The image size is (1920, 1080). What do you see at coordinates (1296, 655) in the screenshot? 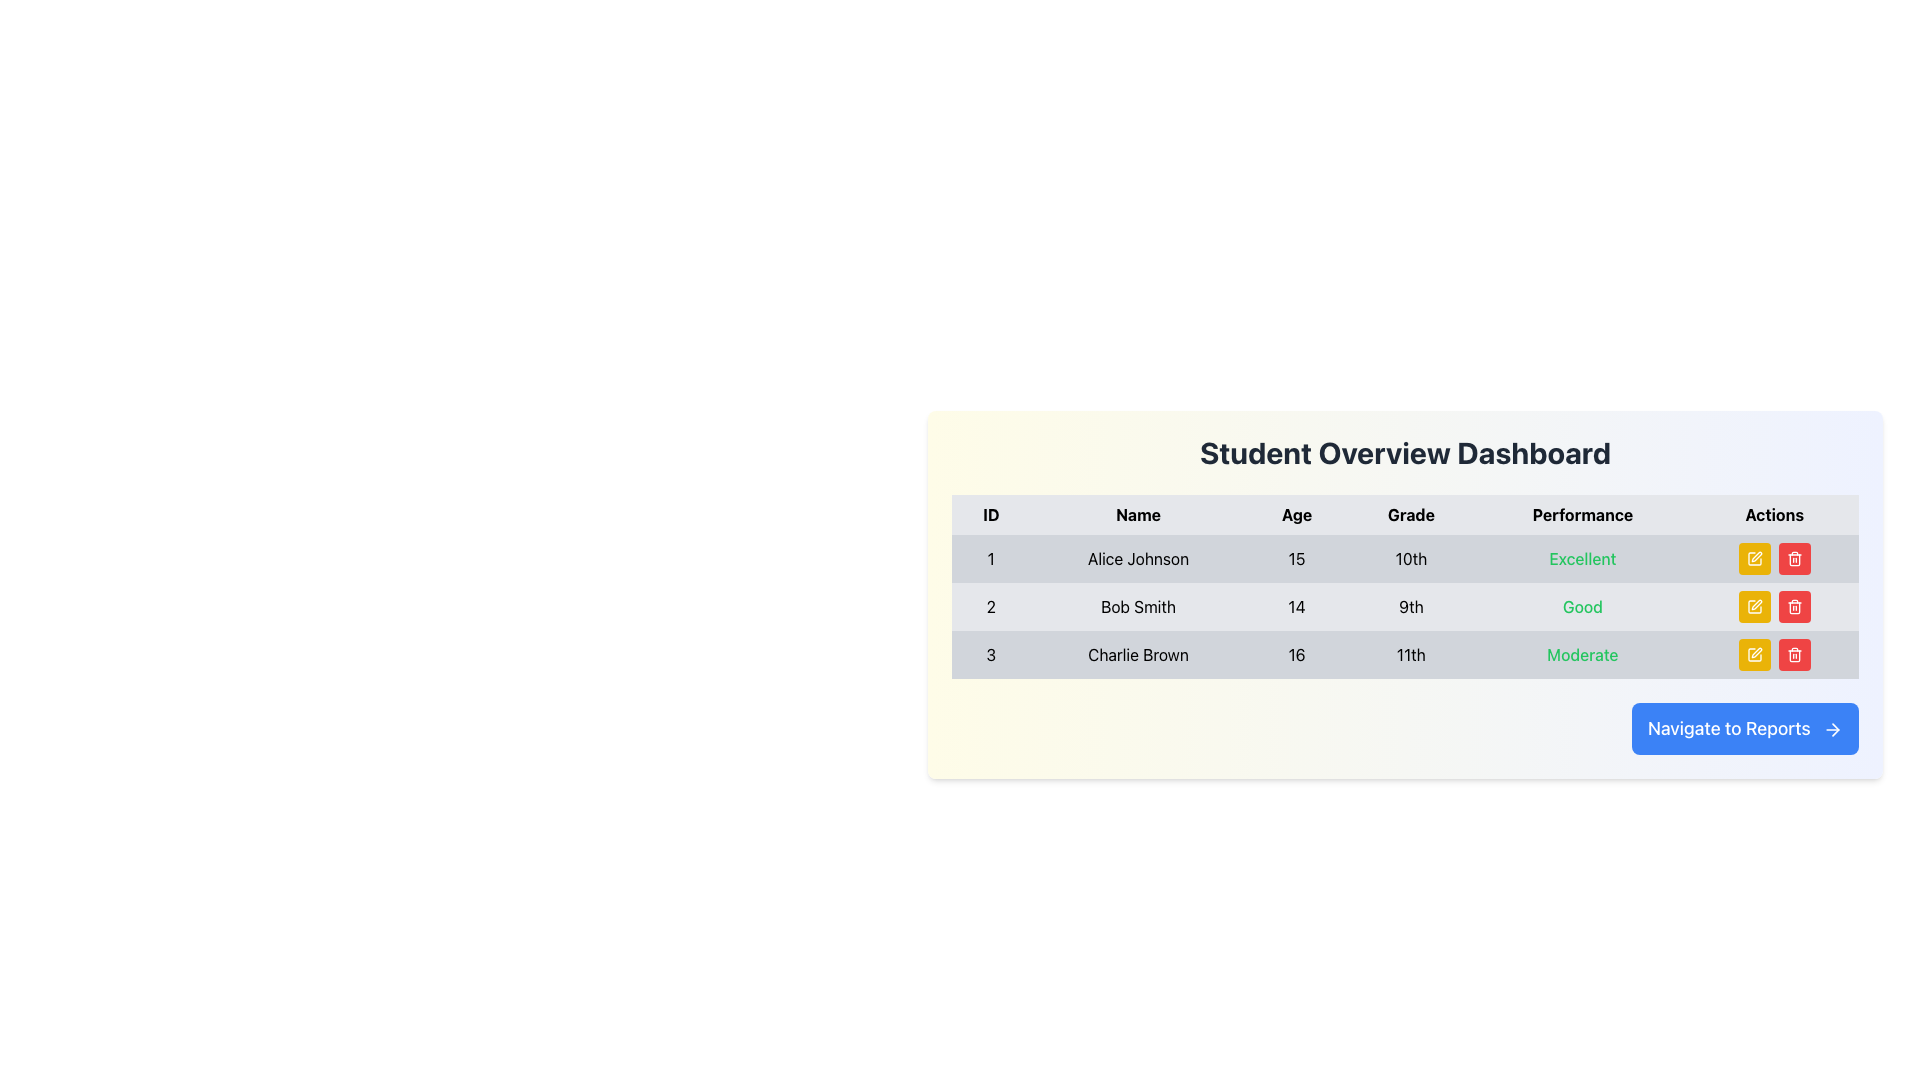
I see `the text display showing the number '16' in the 'Age' column for 'Charlie Brown' in the user data table` at bounding box center [1296, 655].